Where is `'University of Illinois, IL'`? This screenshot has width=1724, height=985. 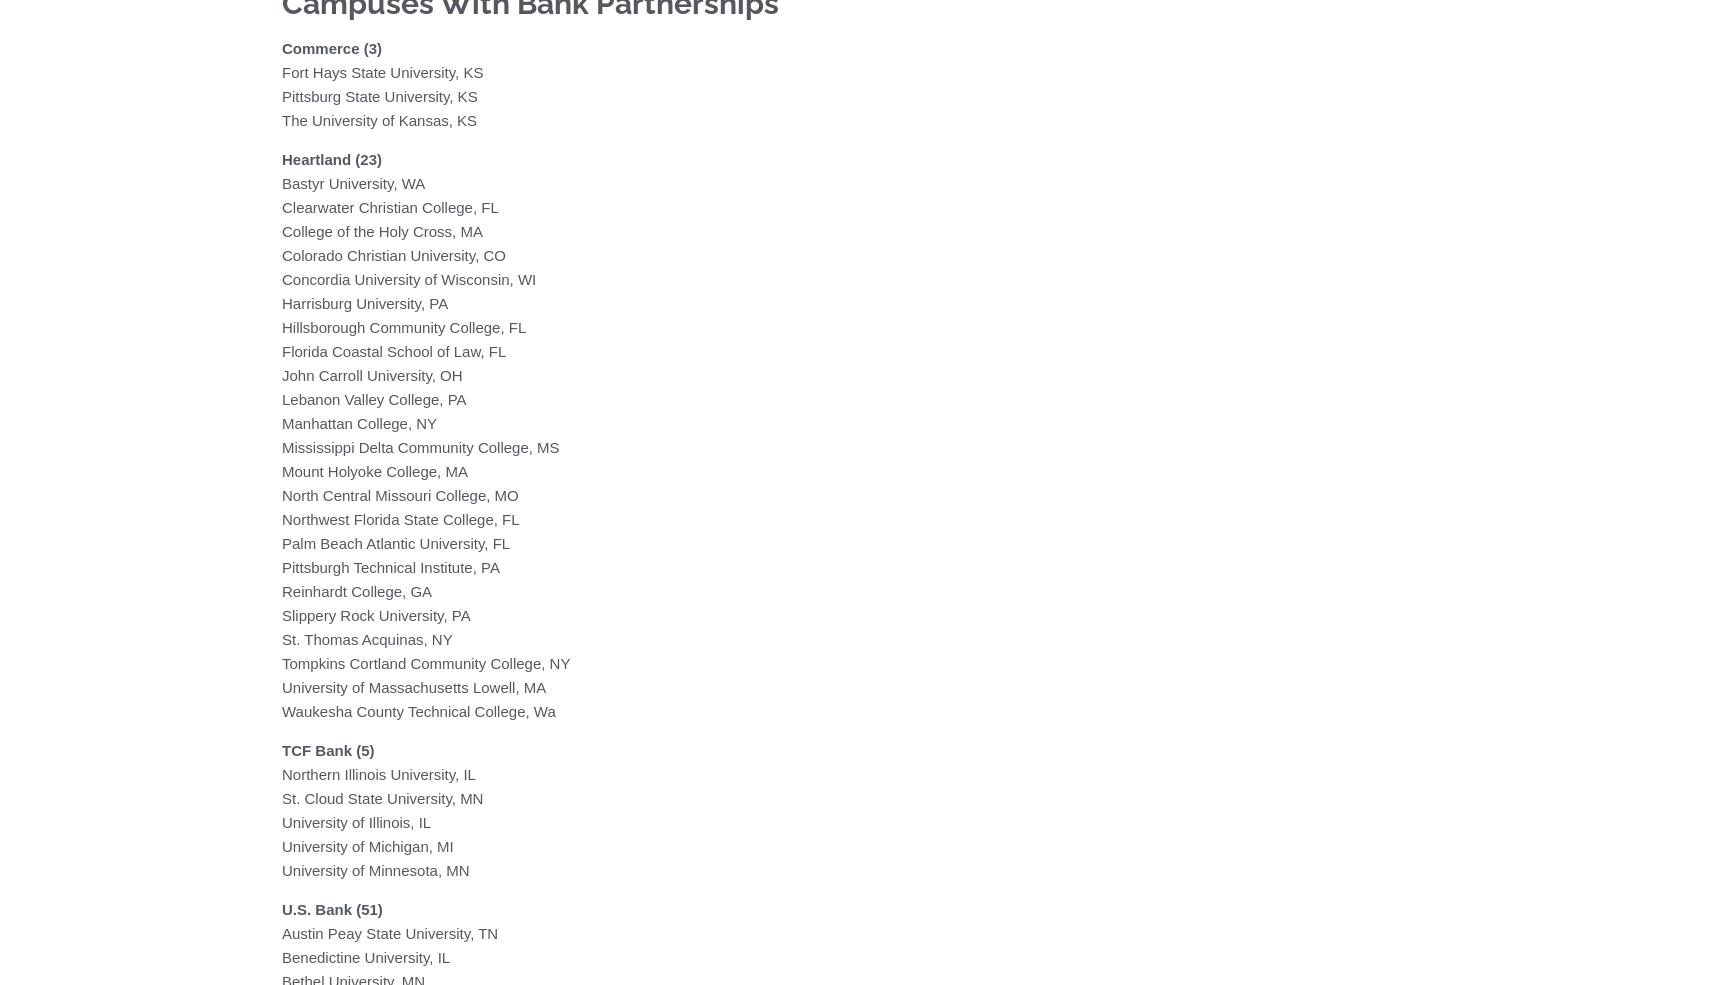 'University of Illinois, IL' is located at coordinates (356, 820).